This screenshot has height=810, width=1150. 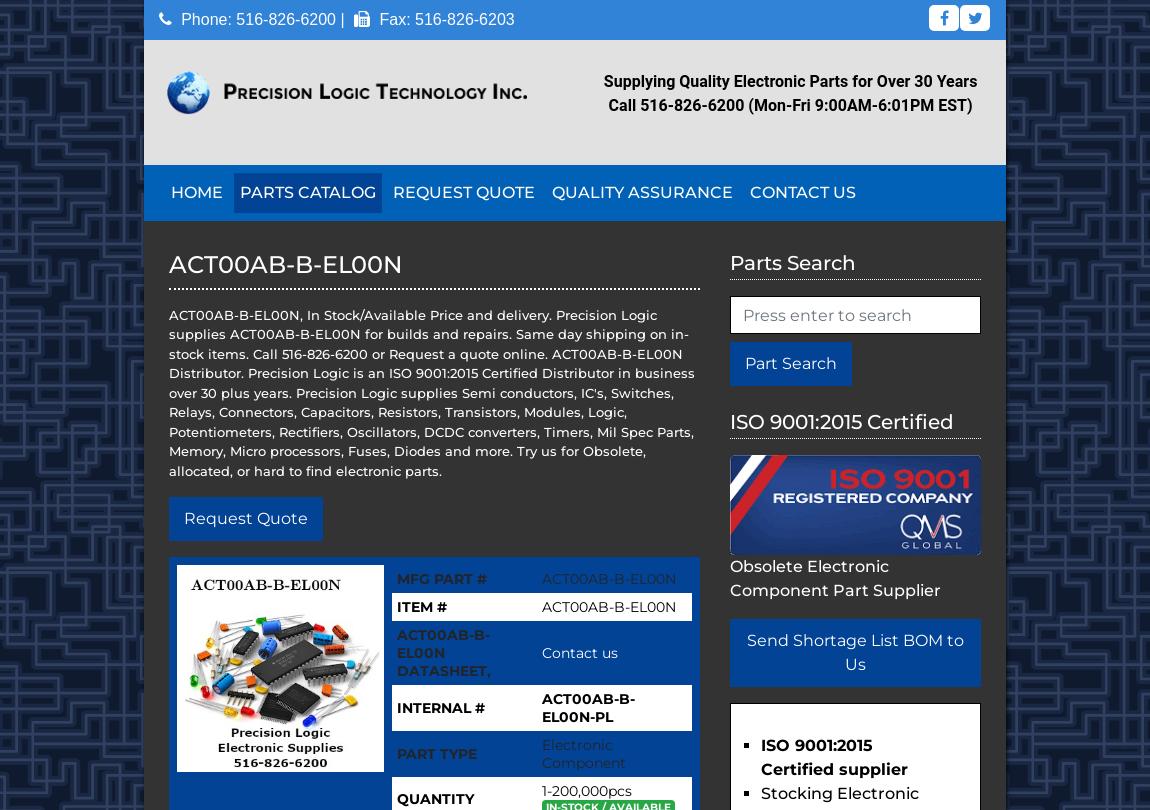 What do you see at coordinates (431, 391) in the screenshot?
I see `'ACT00AB-B-EL00N, In Stock/Available Price and delivery. Precision Logic supplies ACT00AB-B-EL00N for builds and repairs. Same day shipping on in-stock items. Call 516-826-6200 or Request a quote online. ACT00AB-B-EL00N Distributor. Precision Logic is an ISO 9001:2015 Certified Distributor in business over 30 plus years. Precision Logic supplies Semi conductors, IC's, Switches, Relays, Connectors, Capacitors, Resistors, Transistors, Modules, Logic, Potentiometers, Rectifiers, Oscillators, DCDC converters, Timers, Mil Spec Parts, Memory, Micro processors, Fuses, Diodes and more. Try us for Obsolete, allocated, or hard to find electronic parts.'` at bounding box center [431, 391].